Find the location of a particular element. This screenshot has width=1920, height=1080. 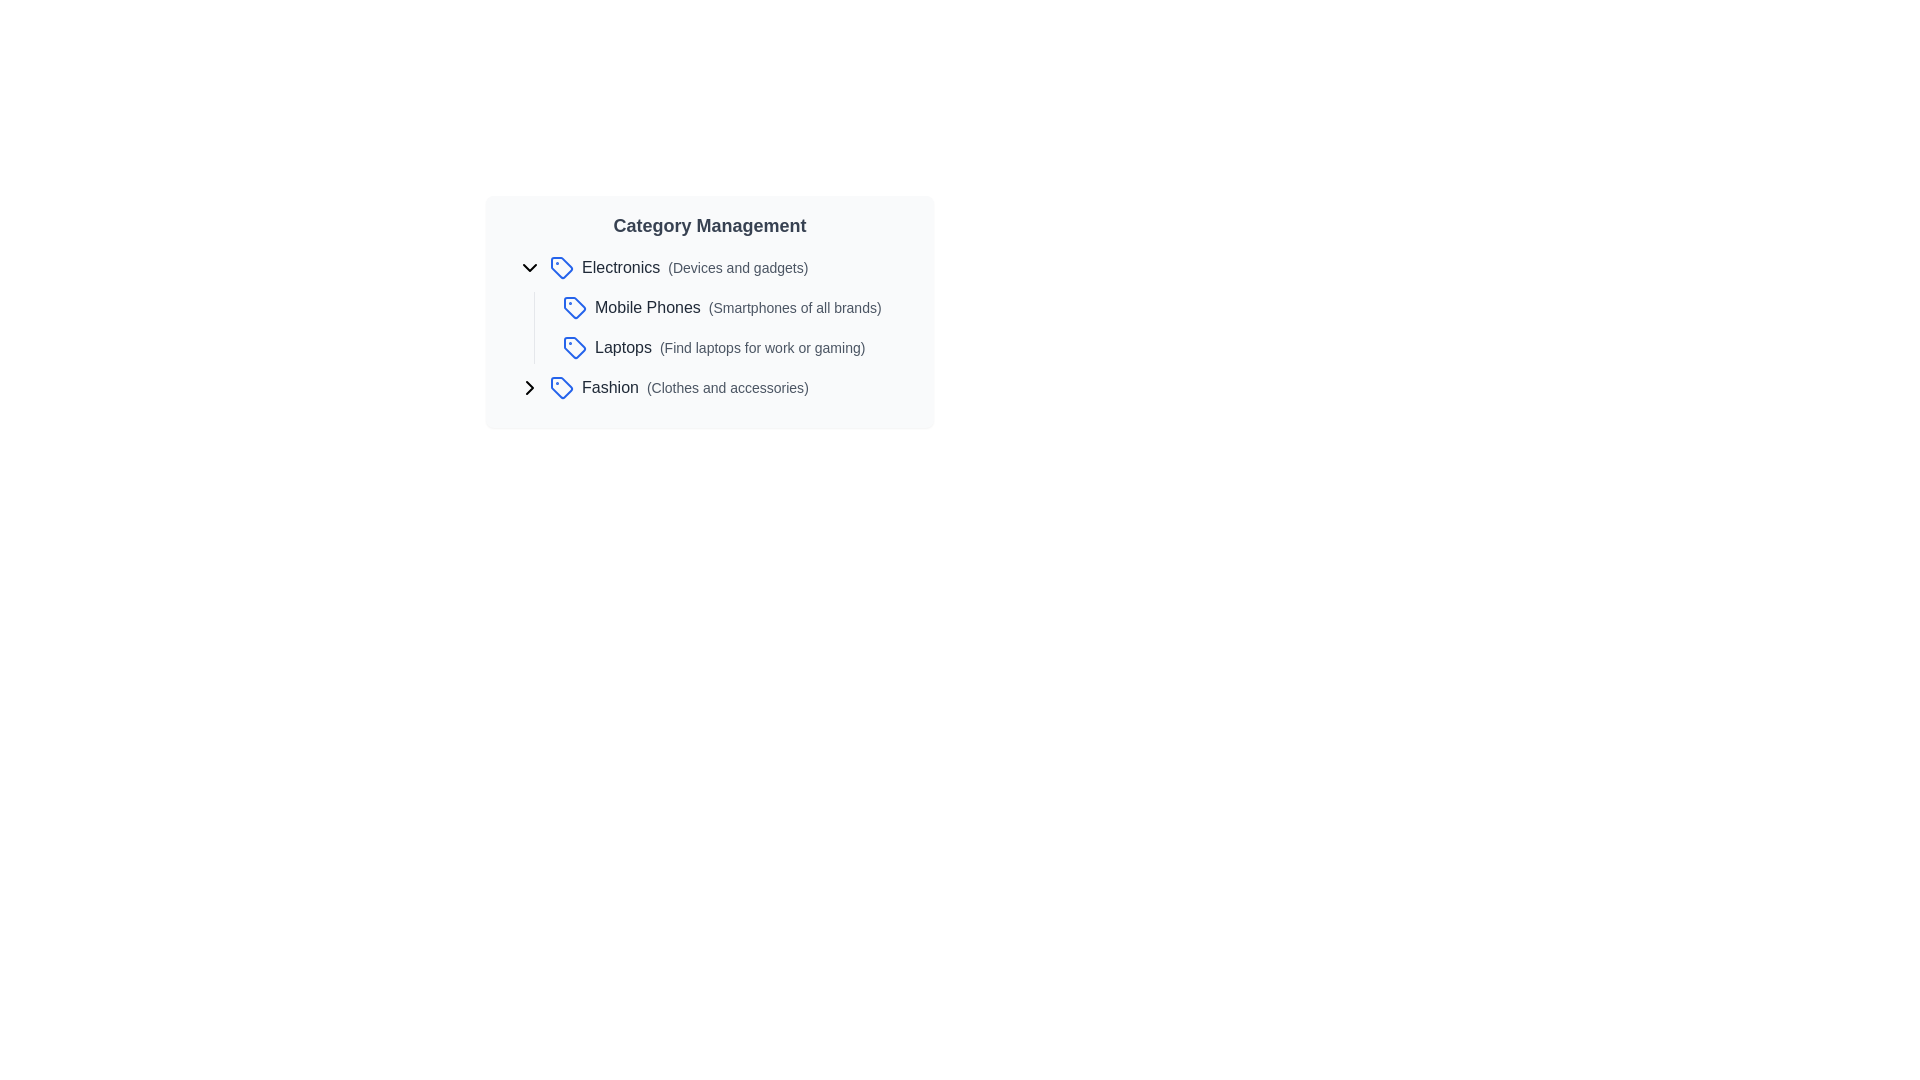

the Text Label that categorizes electronic devices and gadgets, positioned under the 'Category Management' header as the first item in the list is located at coordinates (695, 266).